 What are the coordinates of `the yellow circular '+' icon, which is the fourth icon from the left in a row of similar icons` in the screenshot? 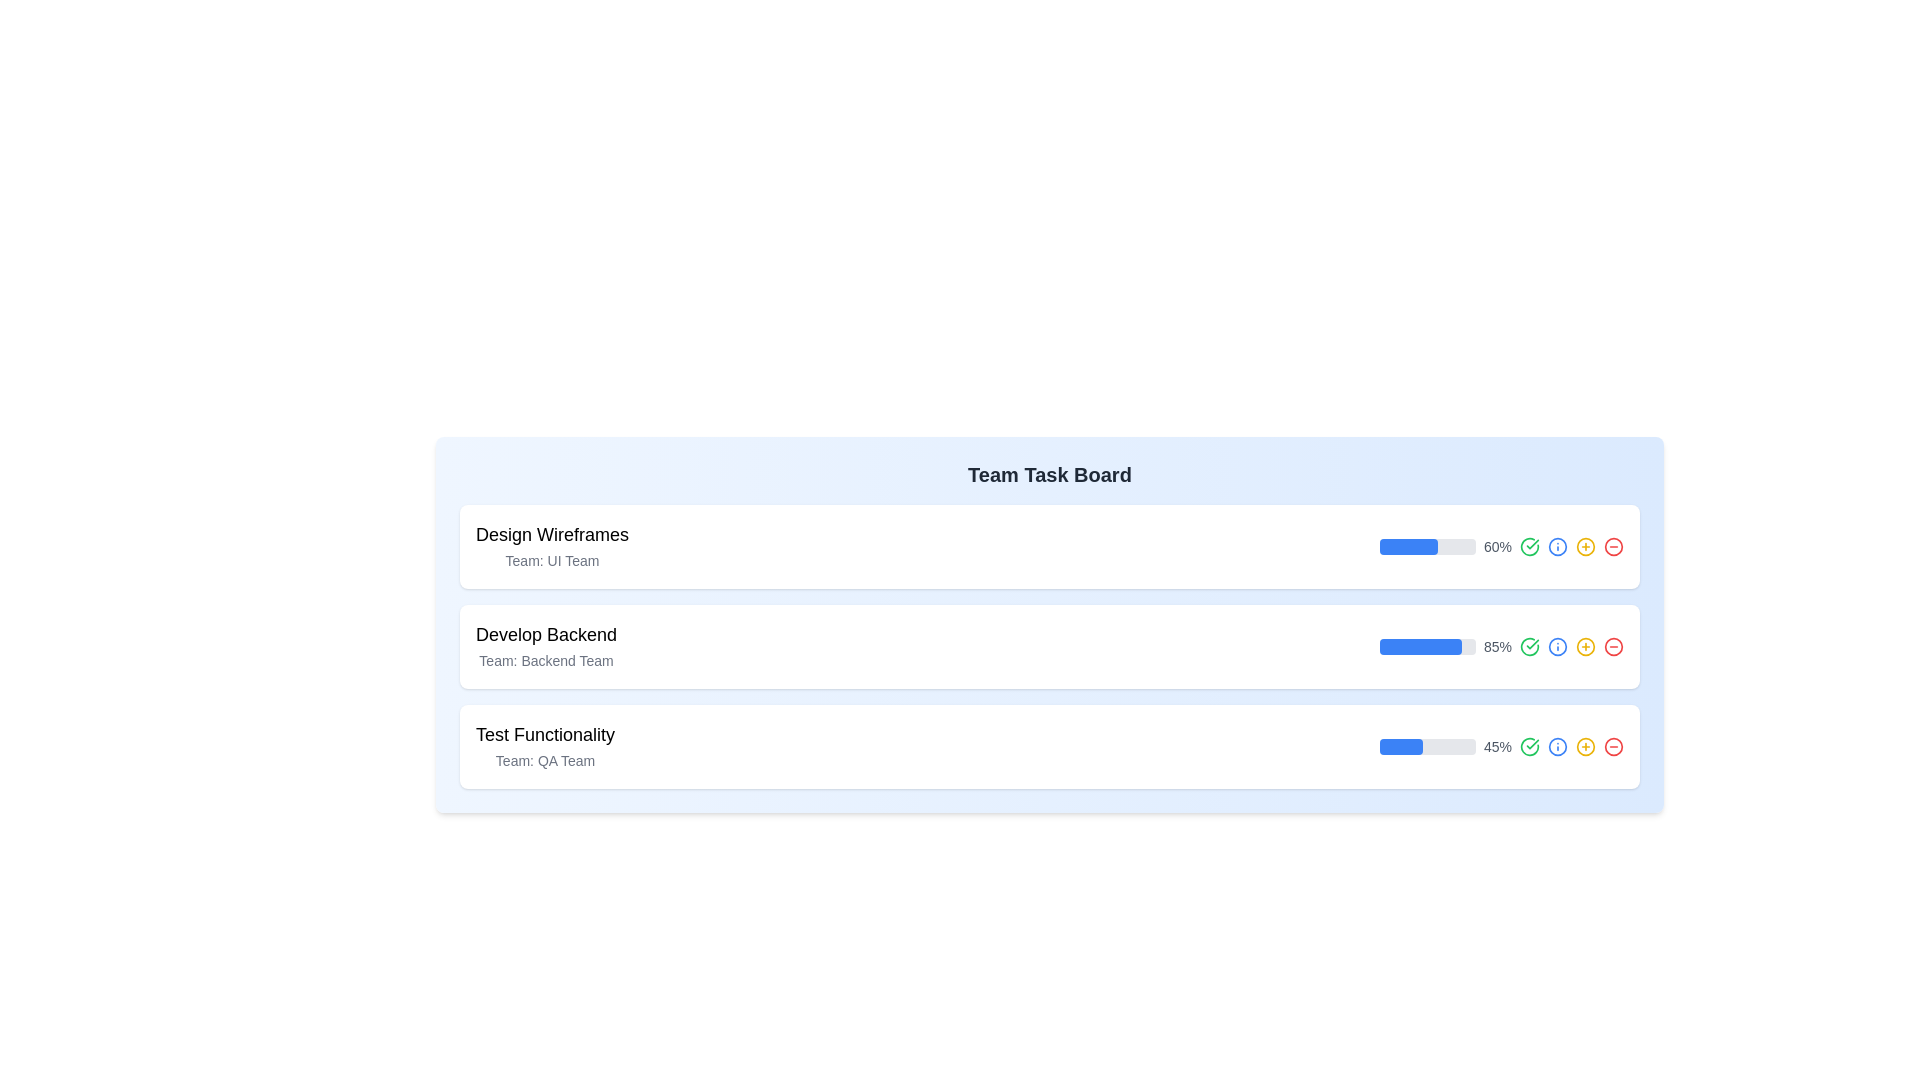 It's located at (1584, 647).